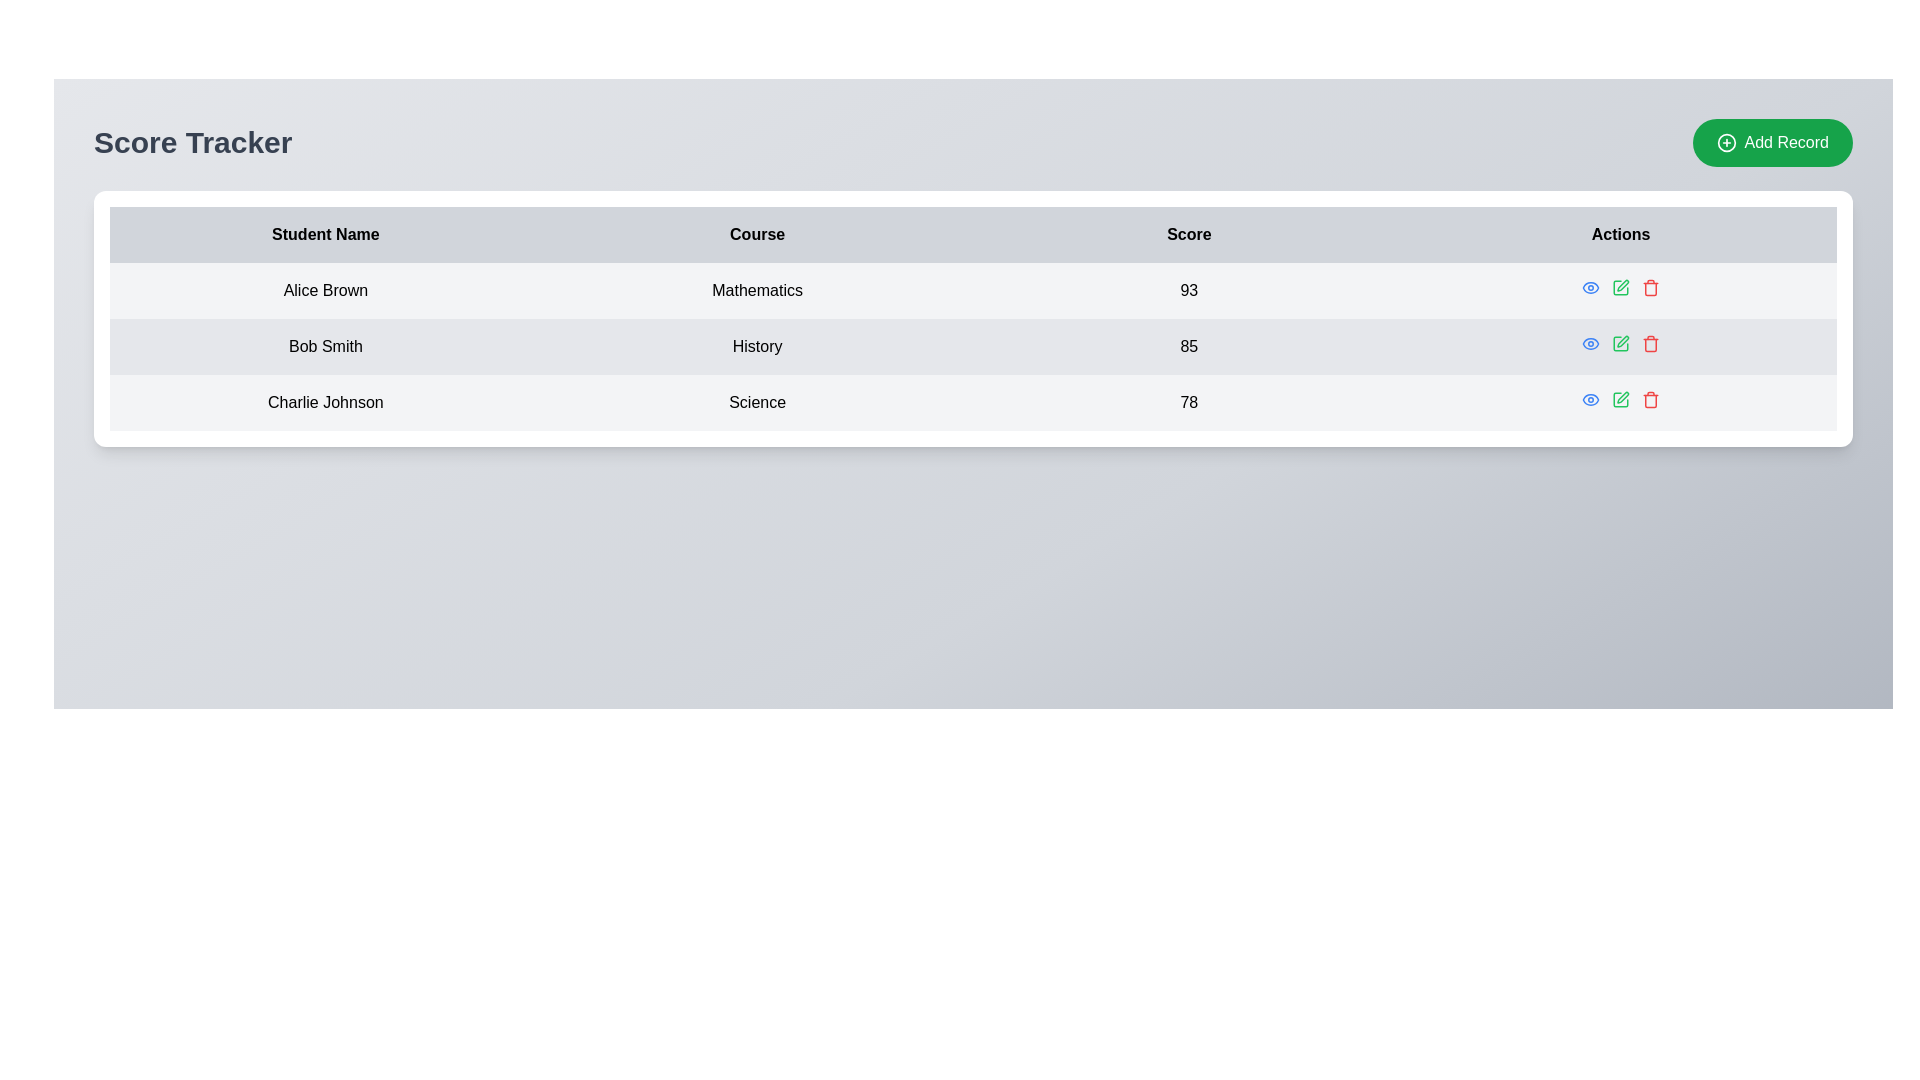  Describe the element at coordinates (1623, 397) in the screenshot. I see `the edit pen icon button in the Actions column of the last row` at that location.